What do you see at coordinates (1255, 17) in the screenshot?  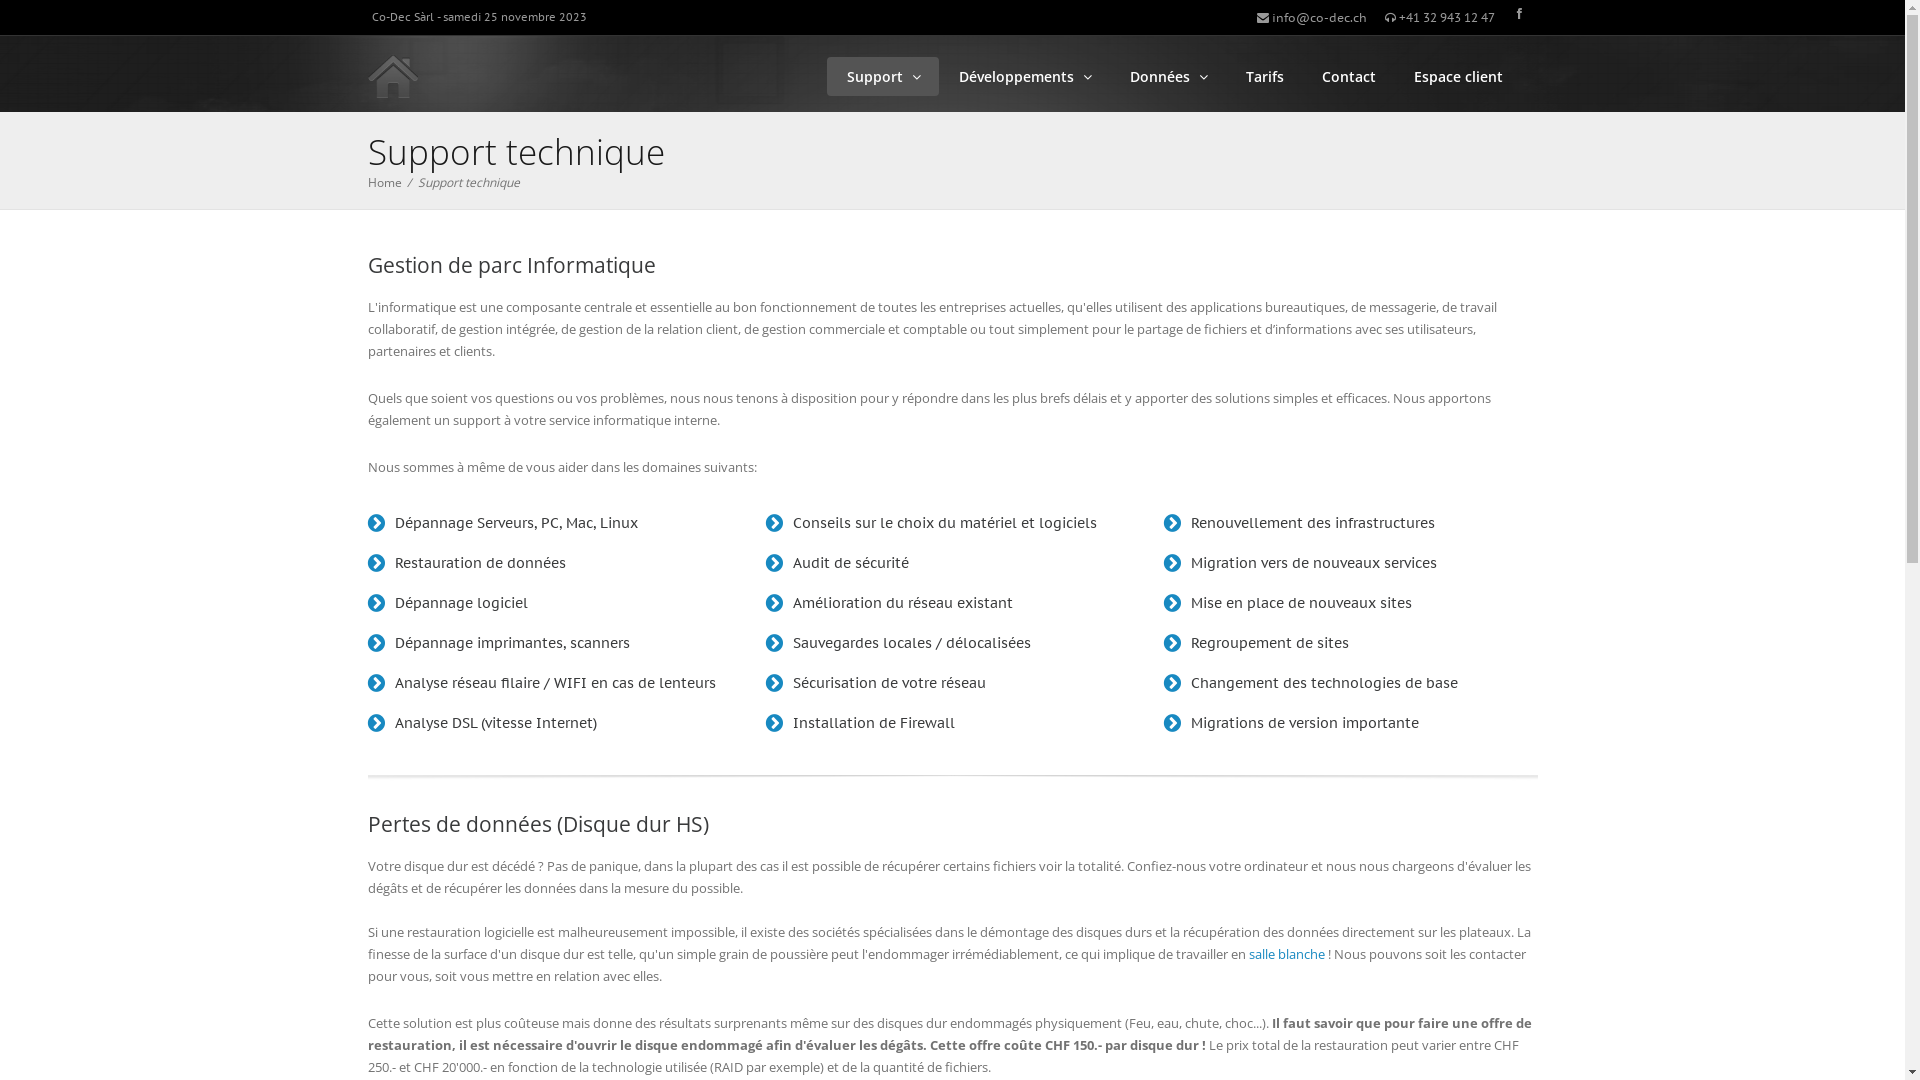 I see `'info@co-dec.ch'` at bounding box center [1255, 17].